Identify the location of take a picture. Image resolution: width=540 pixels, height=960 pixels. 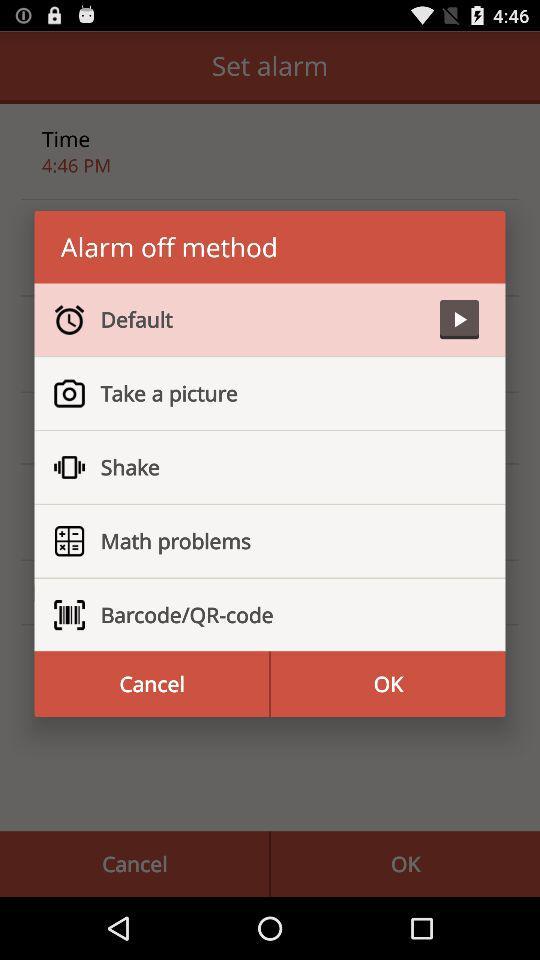
(280, 392).